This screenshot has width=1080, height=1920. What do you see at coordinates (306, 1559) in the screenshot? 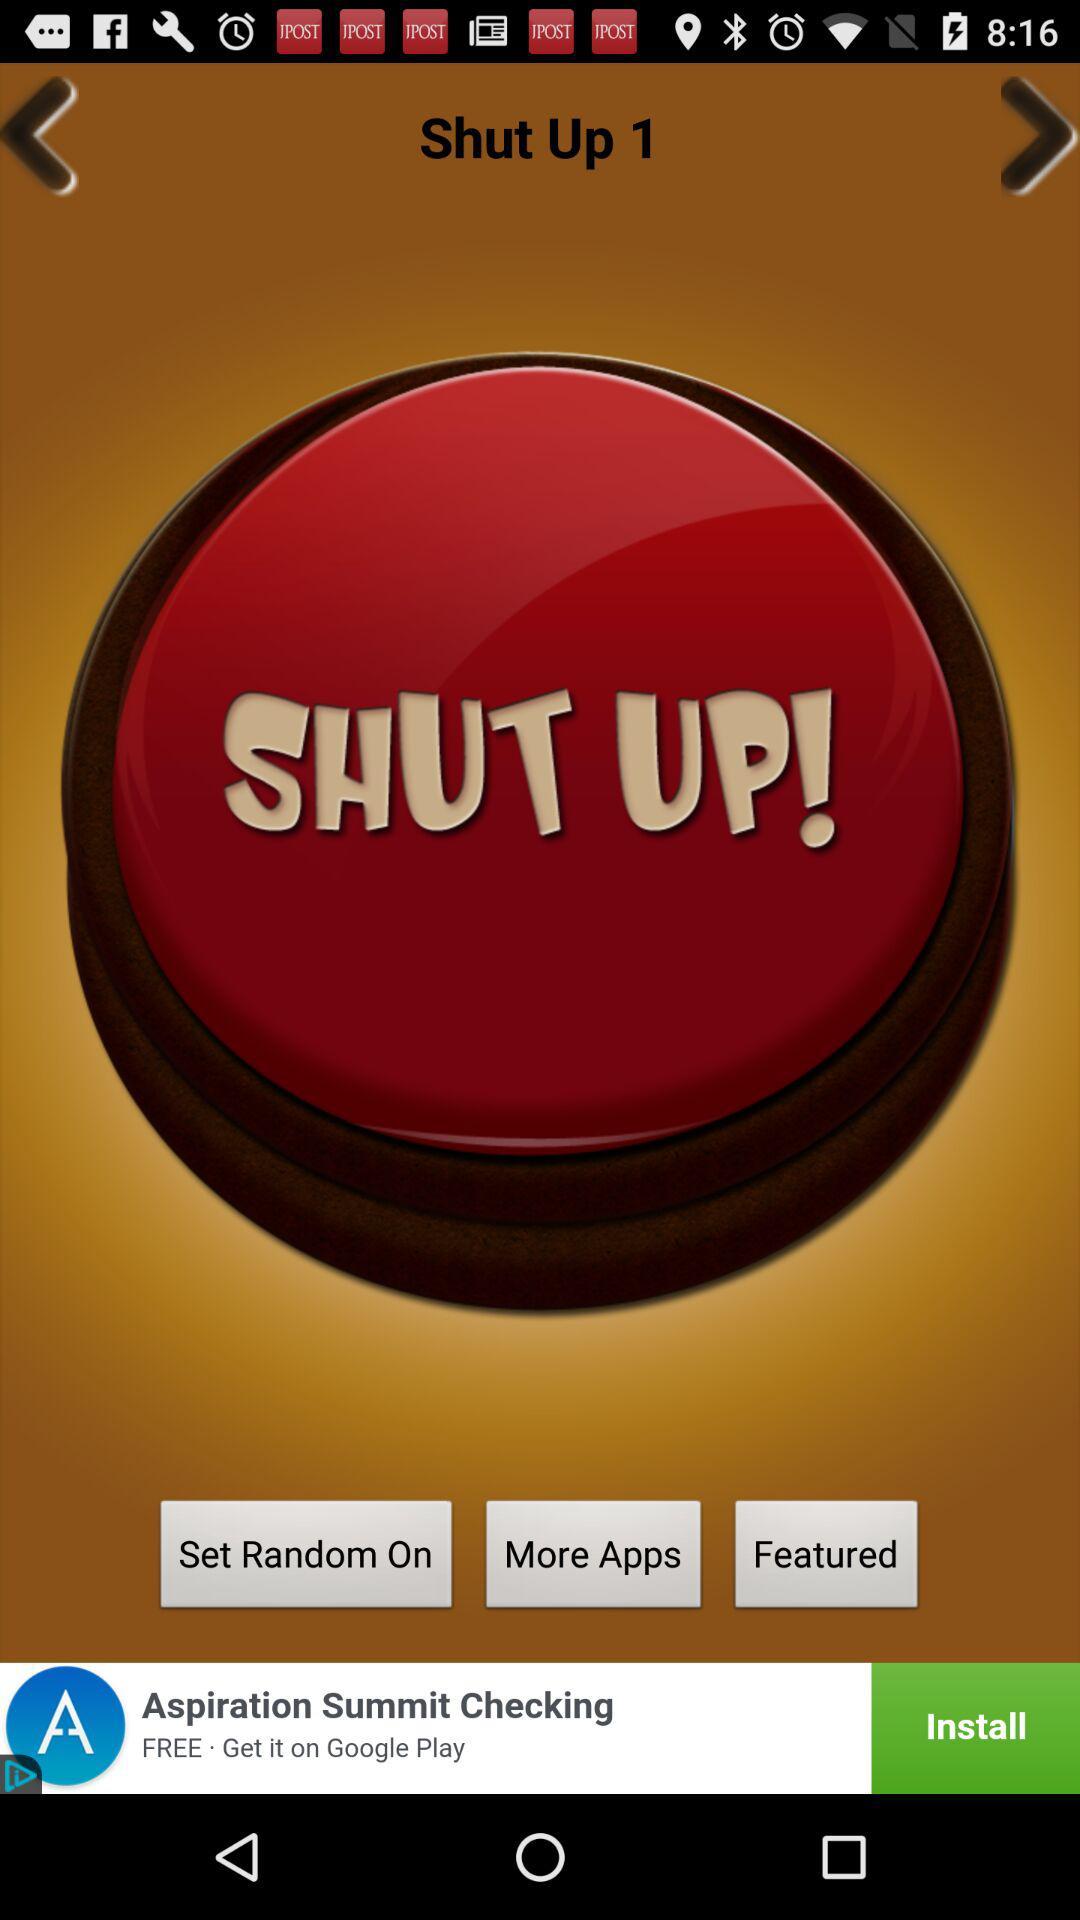
I see `the set random on` at bounding box center [306, 1559].